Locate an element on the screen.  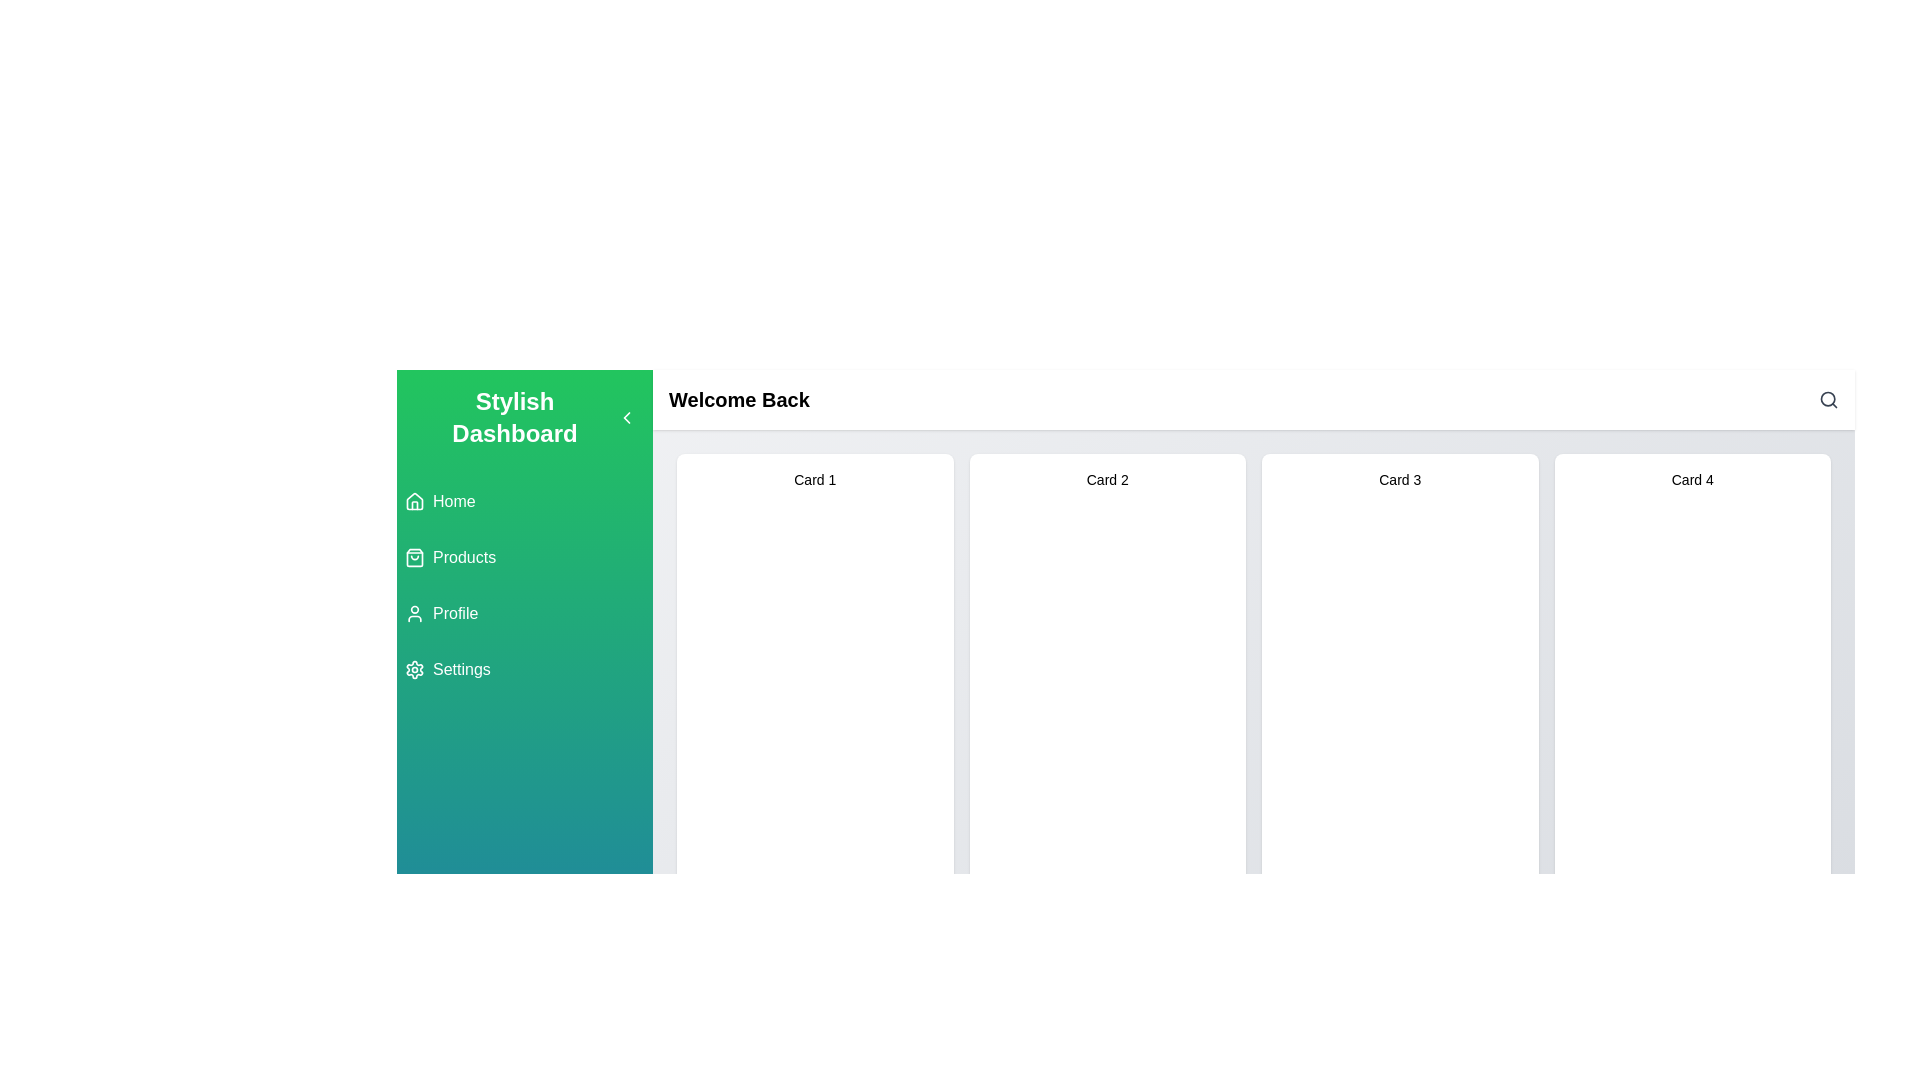
the Text Label located at the top middle of the fourth card, which serves as a header for the card's content and is aligned with titles in other cards is located at coordinates (1691, 479).